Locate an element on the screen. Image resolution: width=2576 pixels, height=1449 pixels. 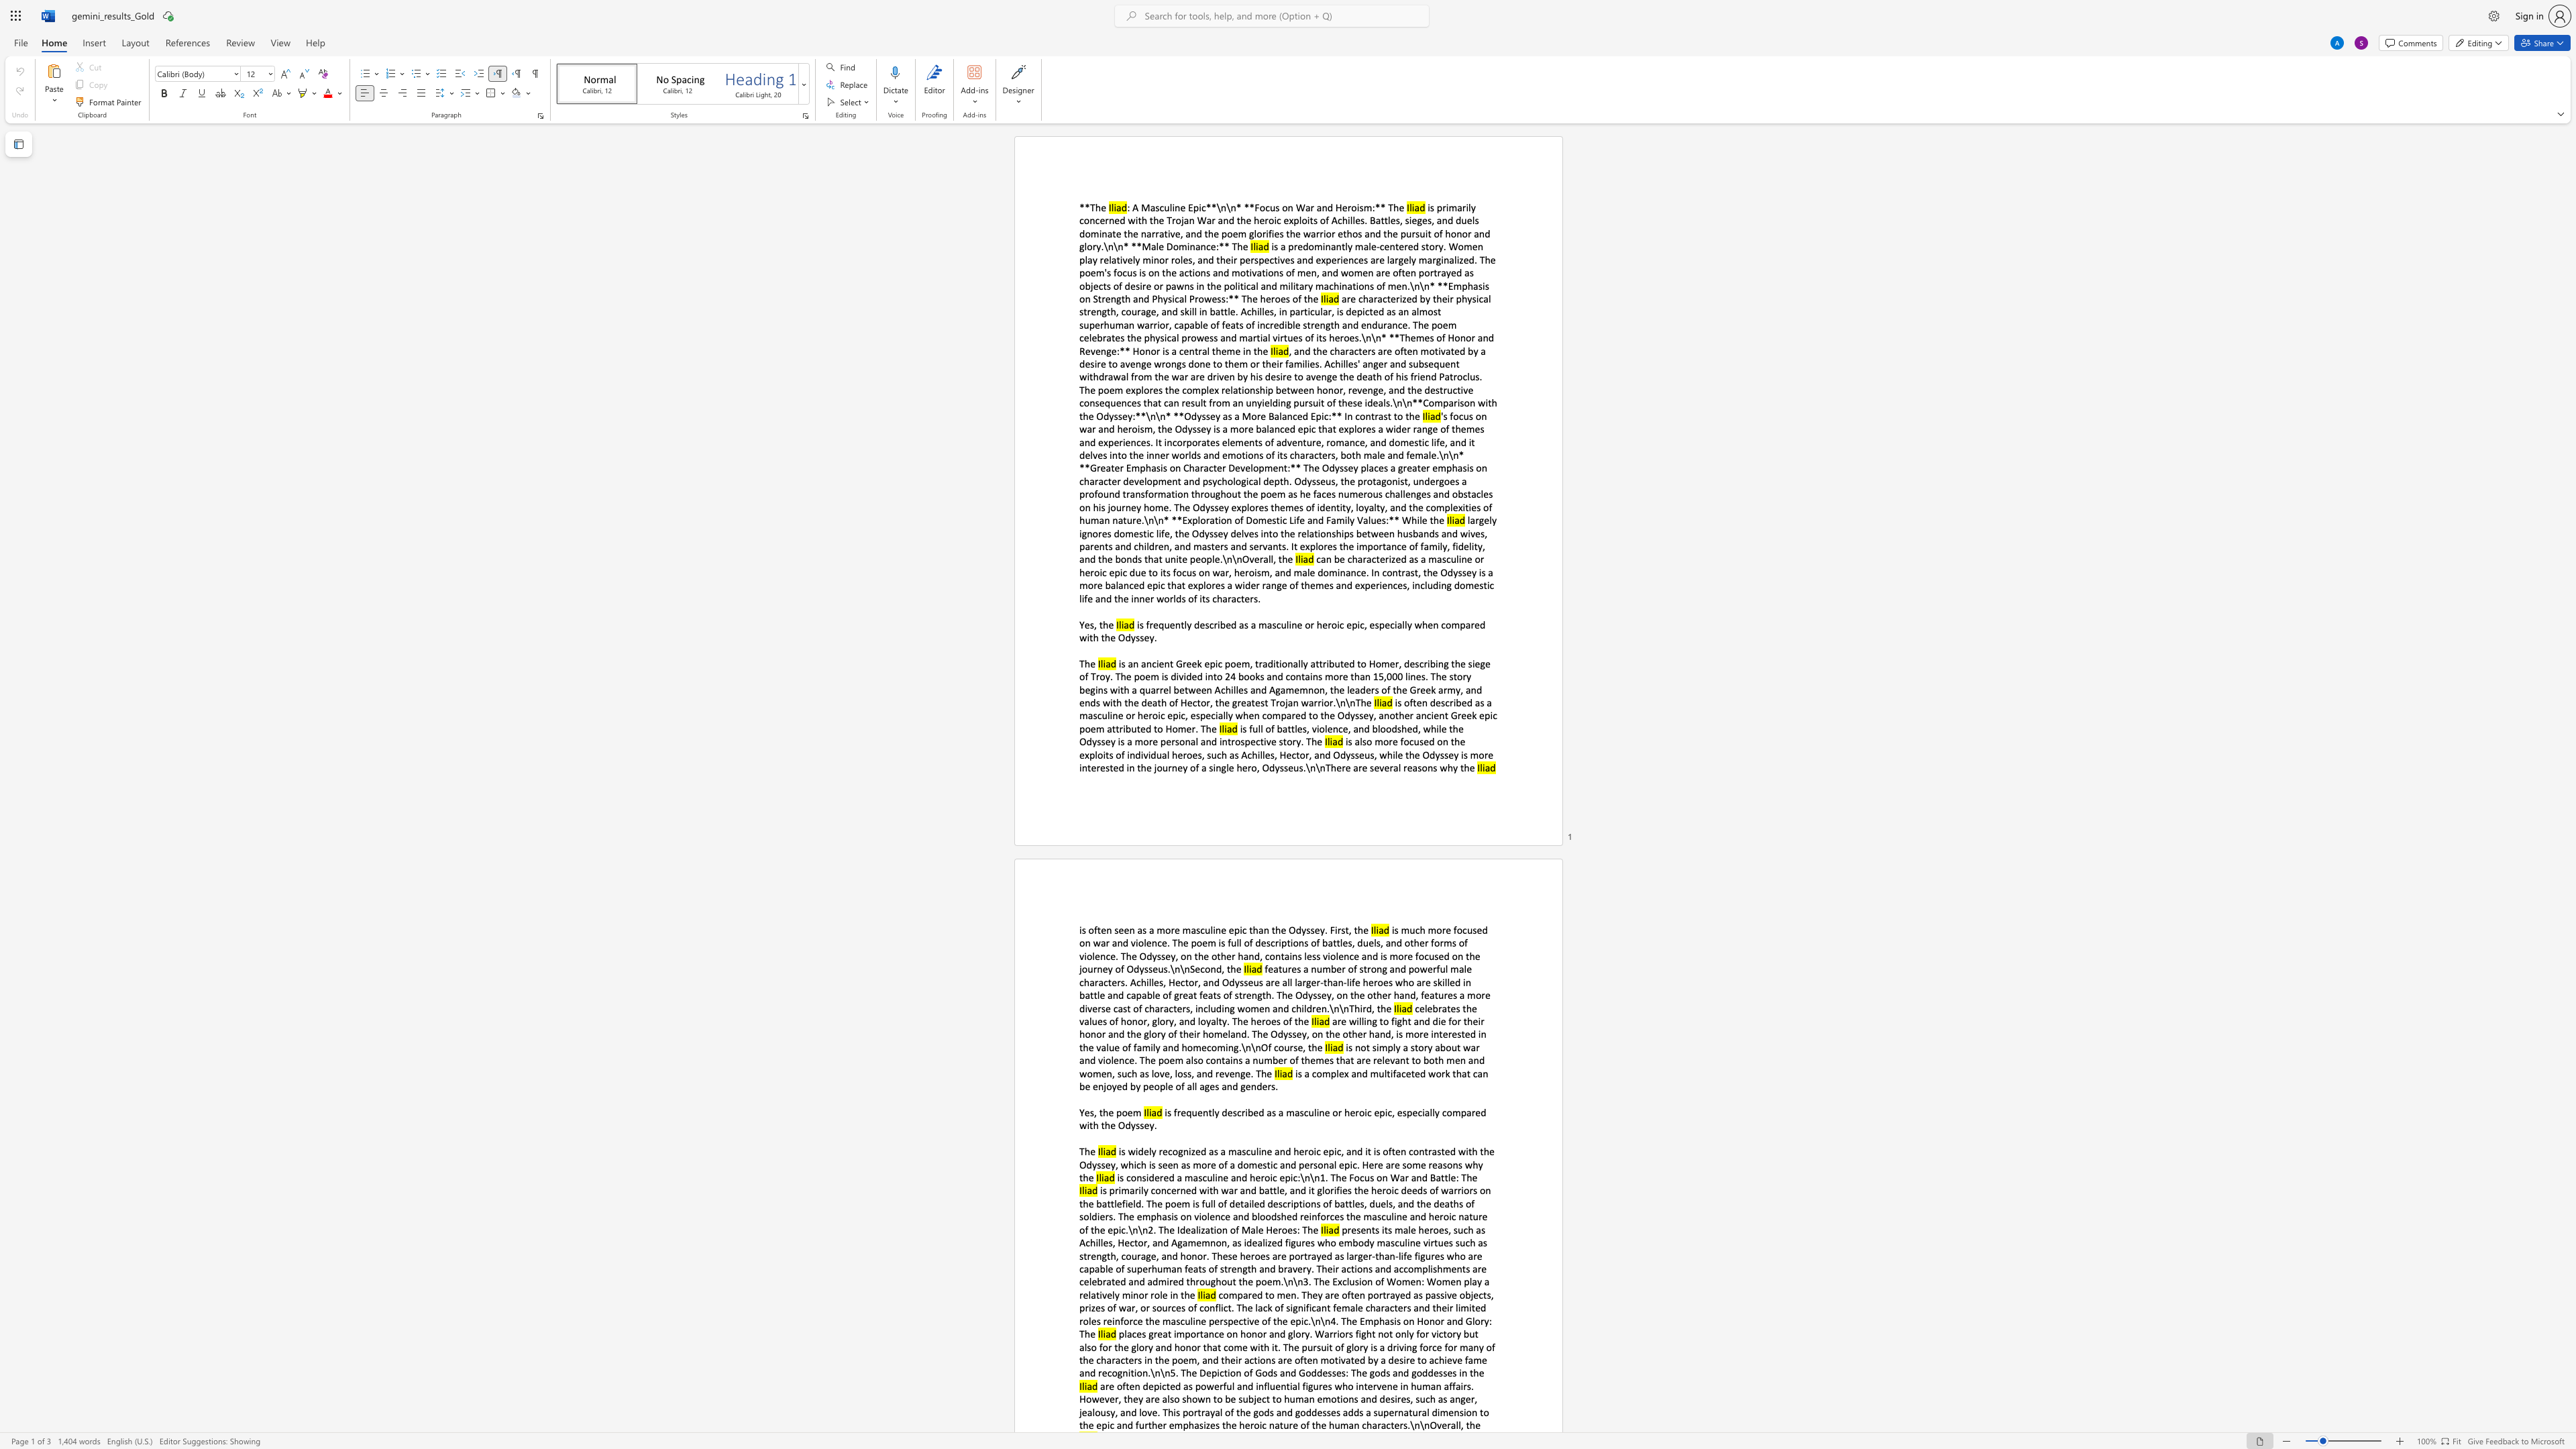
the subset text "ed, while the Odyssey is a more personal a" within the text "battles, violence, and bloodshed, while the Odyssey is a more personal and introspective story. The" is located at coordinates (1407, 727).